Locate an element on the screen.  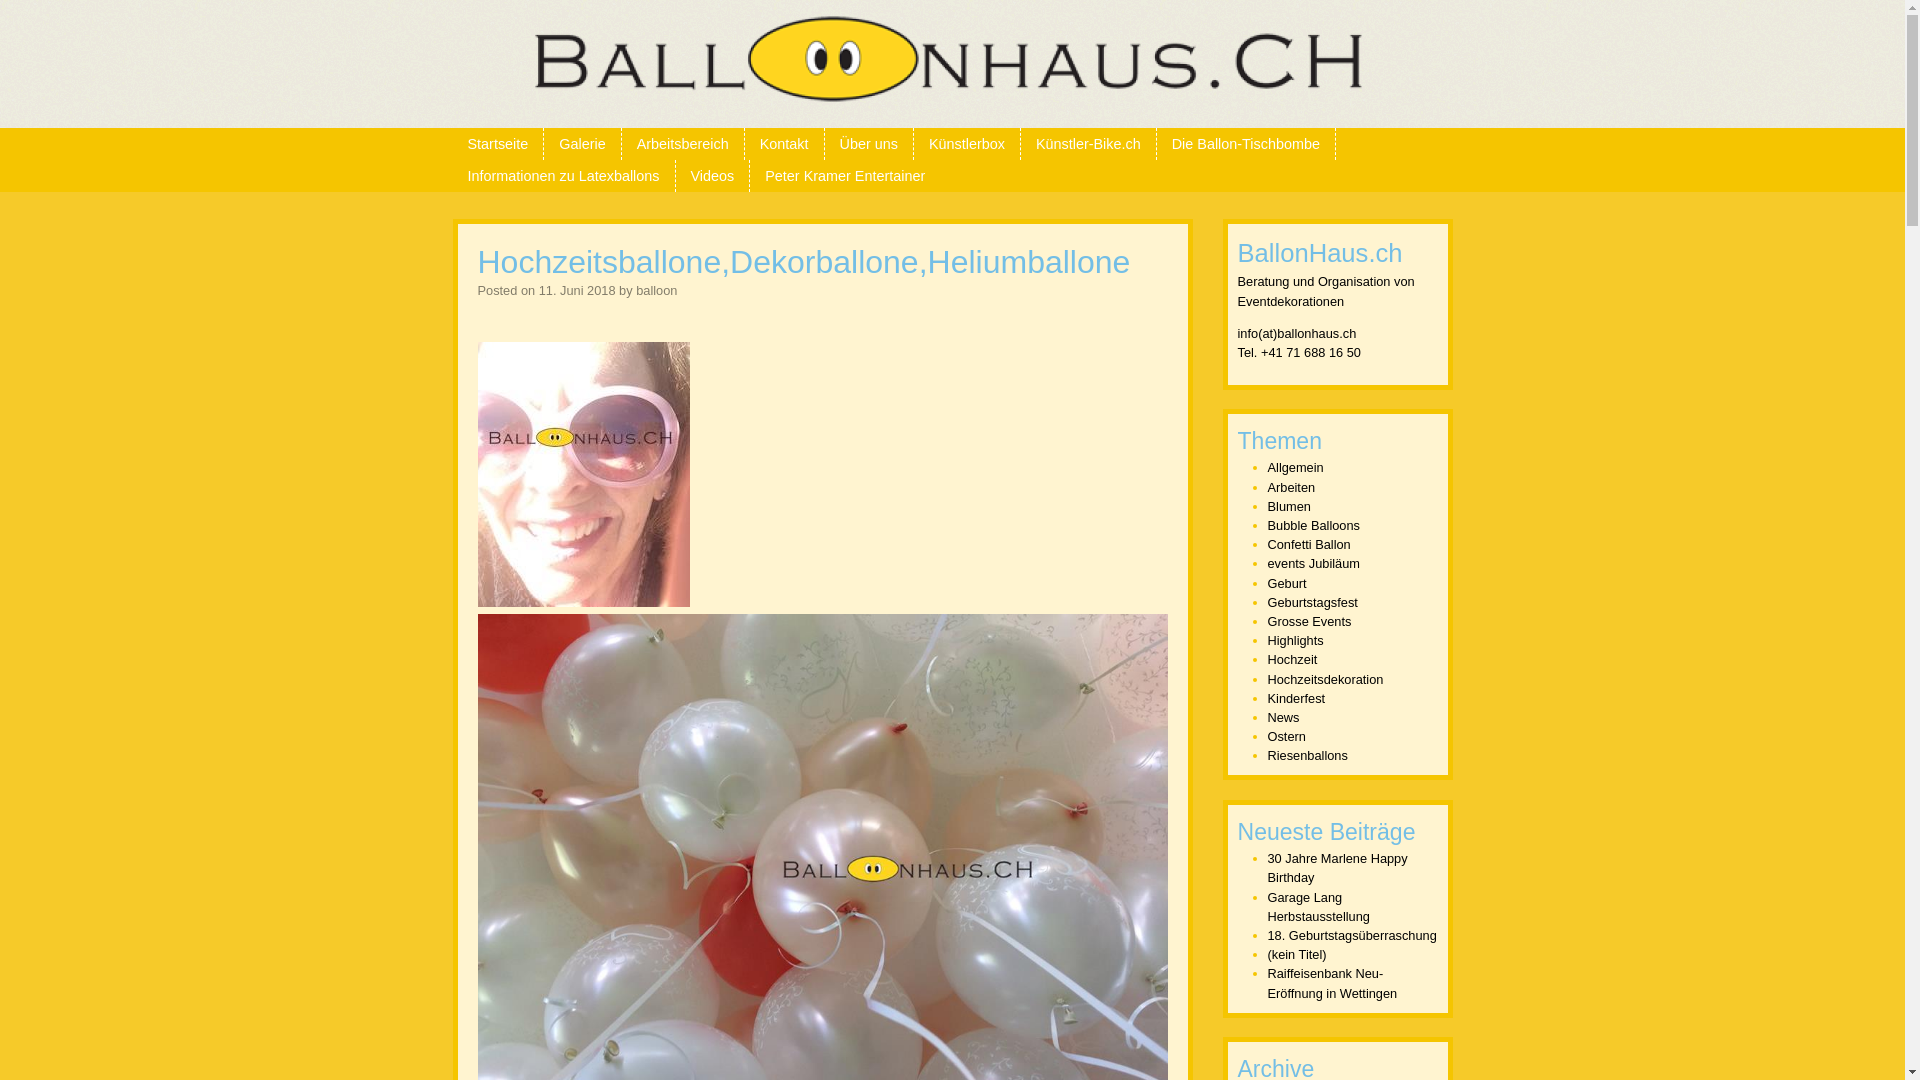
'Ostern' is located at coordinates (1266, 736).